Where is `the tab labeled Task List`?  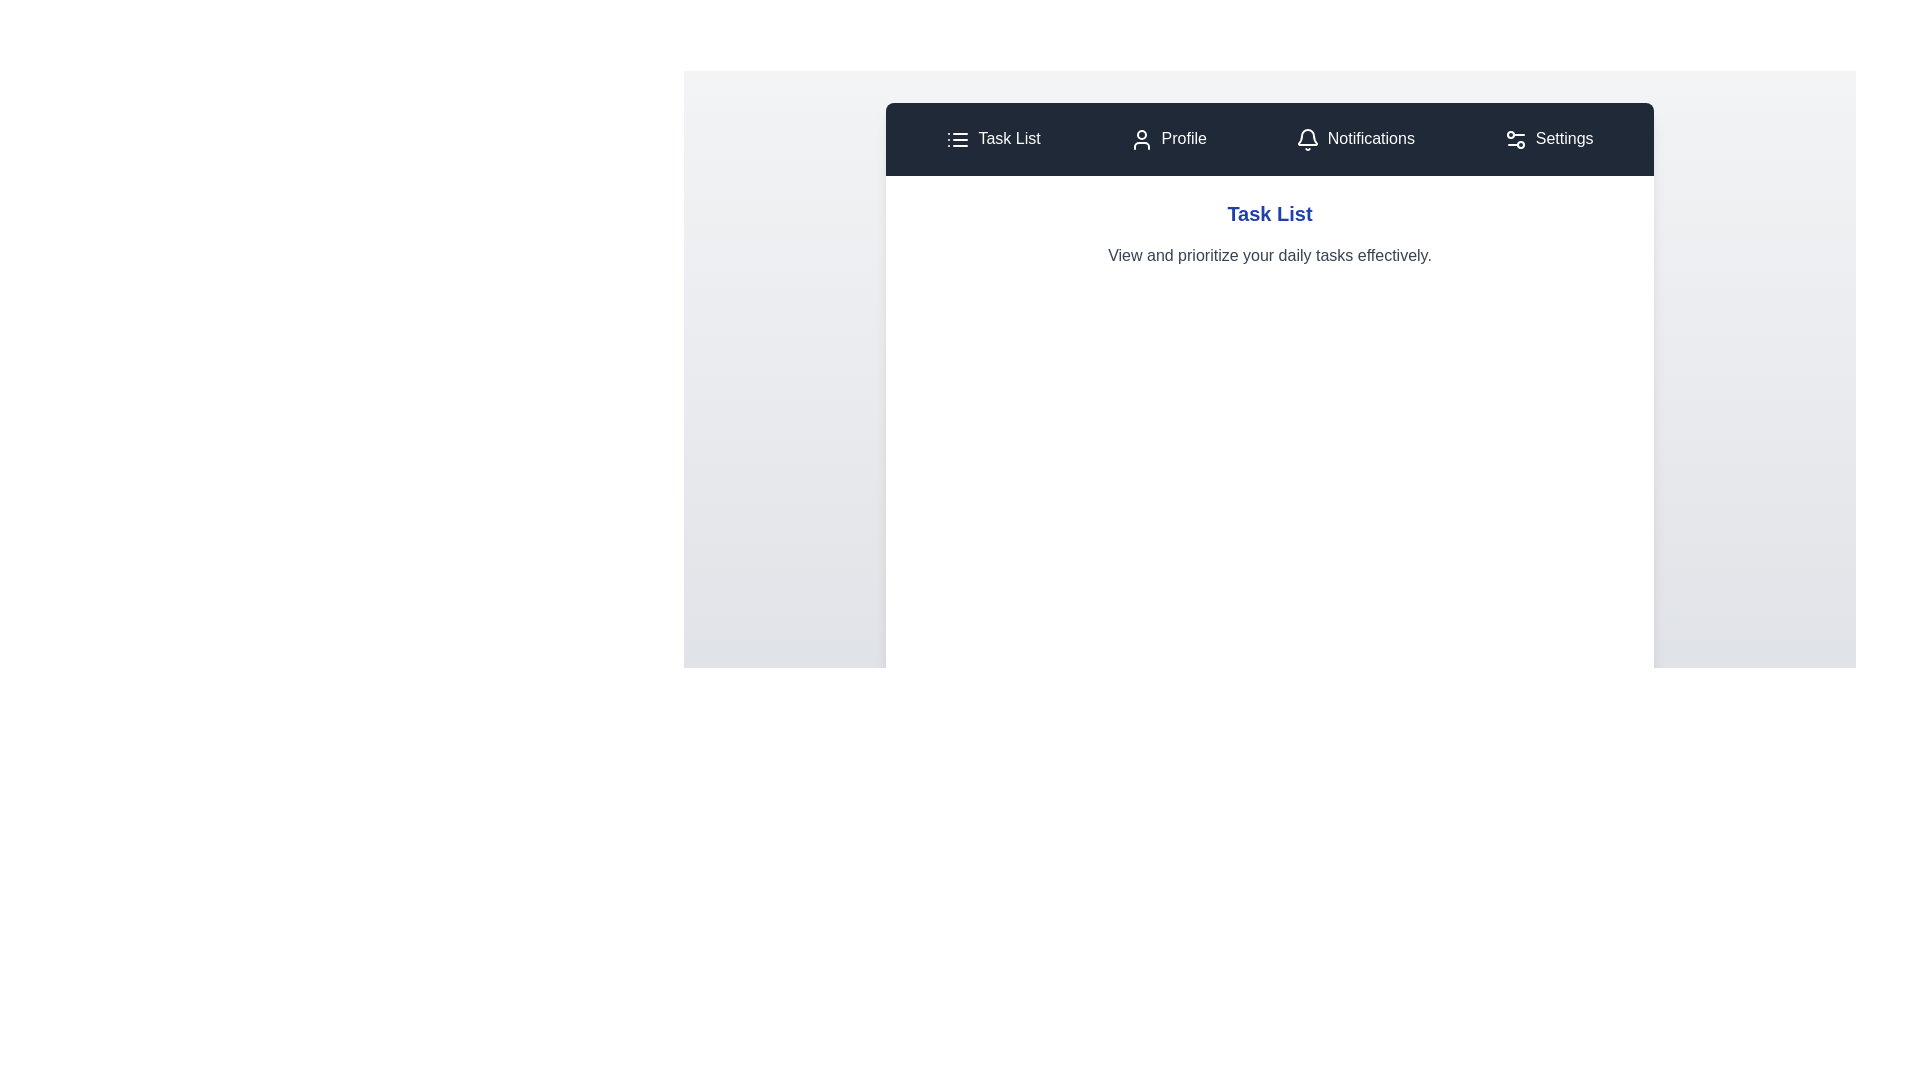 the tab labeled Task List is located at coordinates (993, 138).